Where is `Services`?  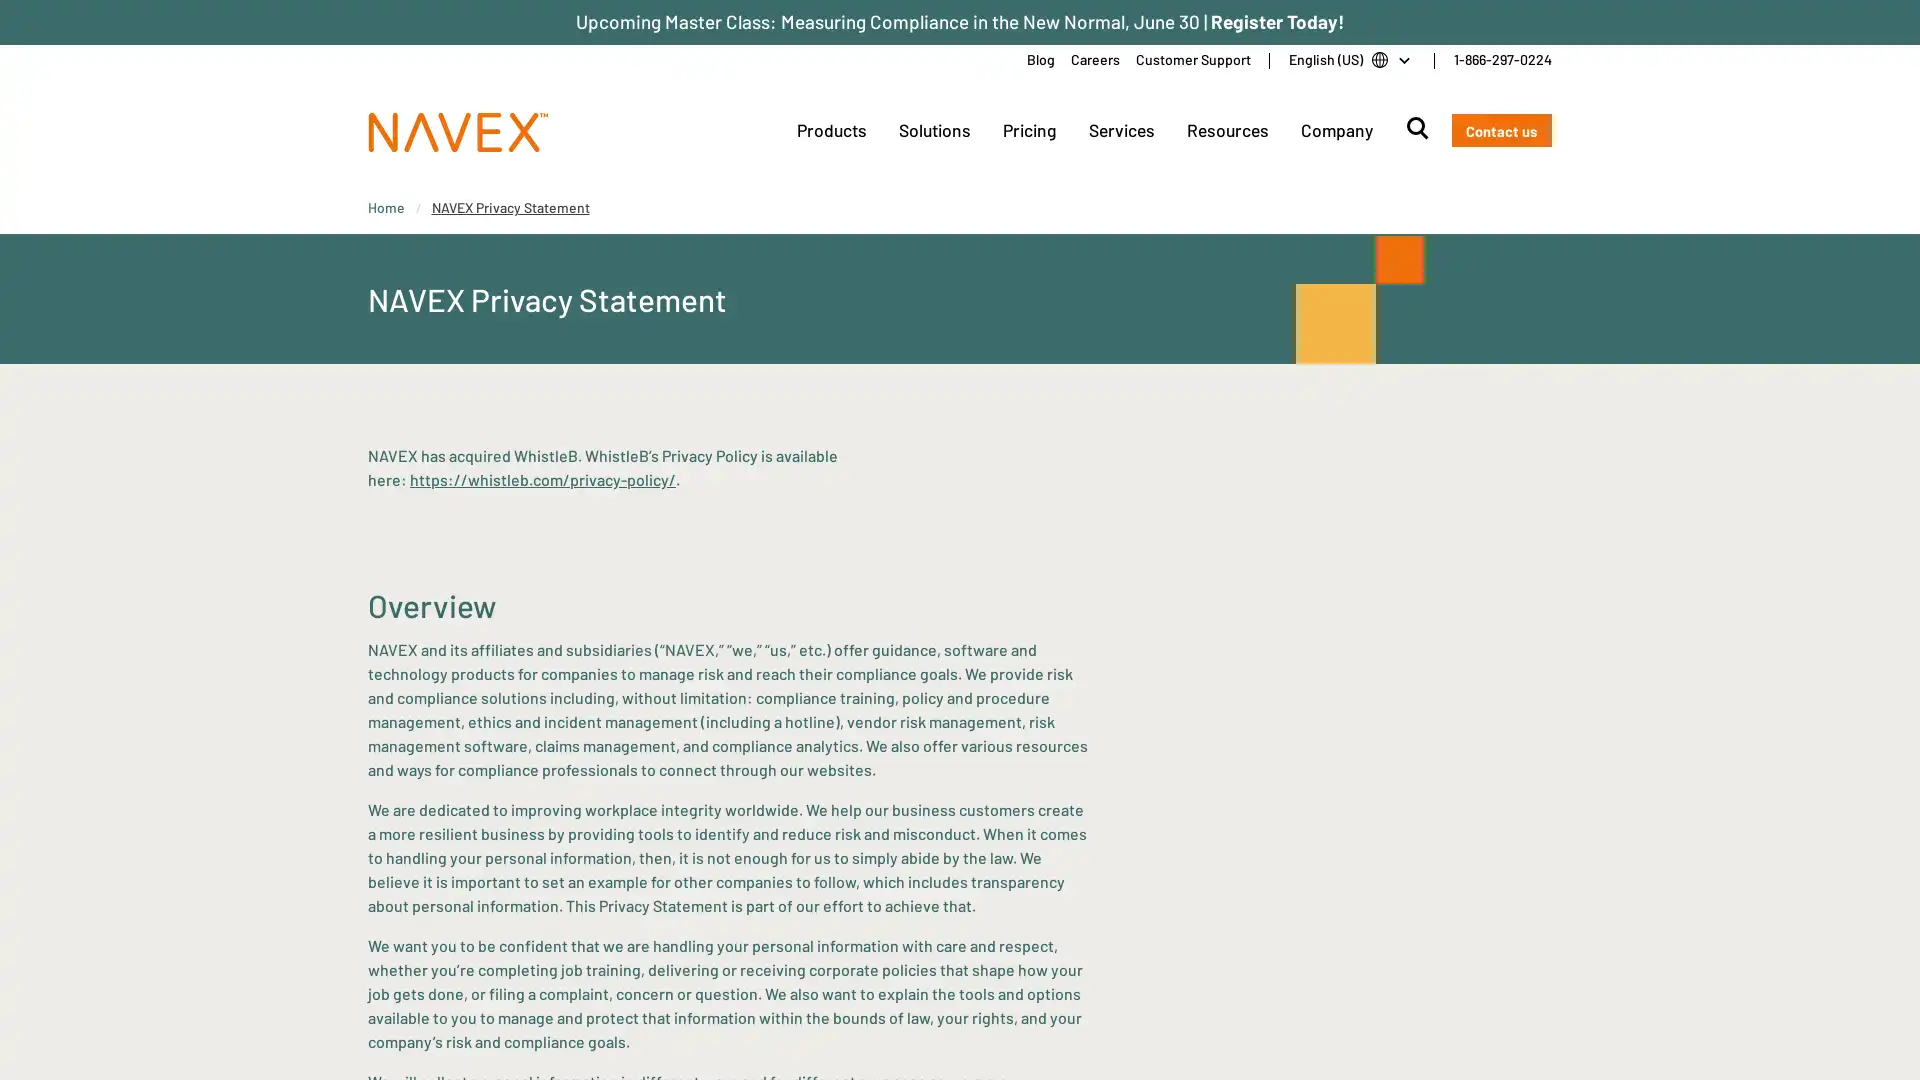 Services is located at coordinates (1121, 130).